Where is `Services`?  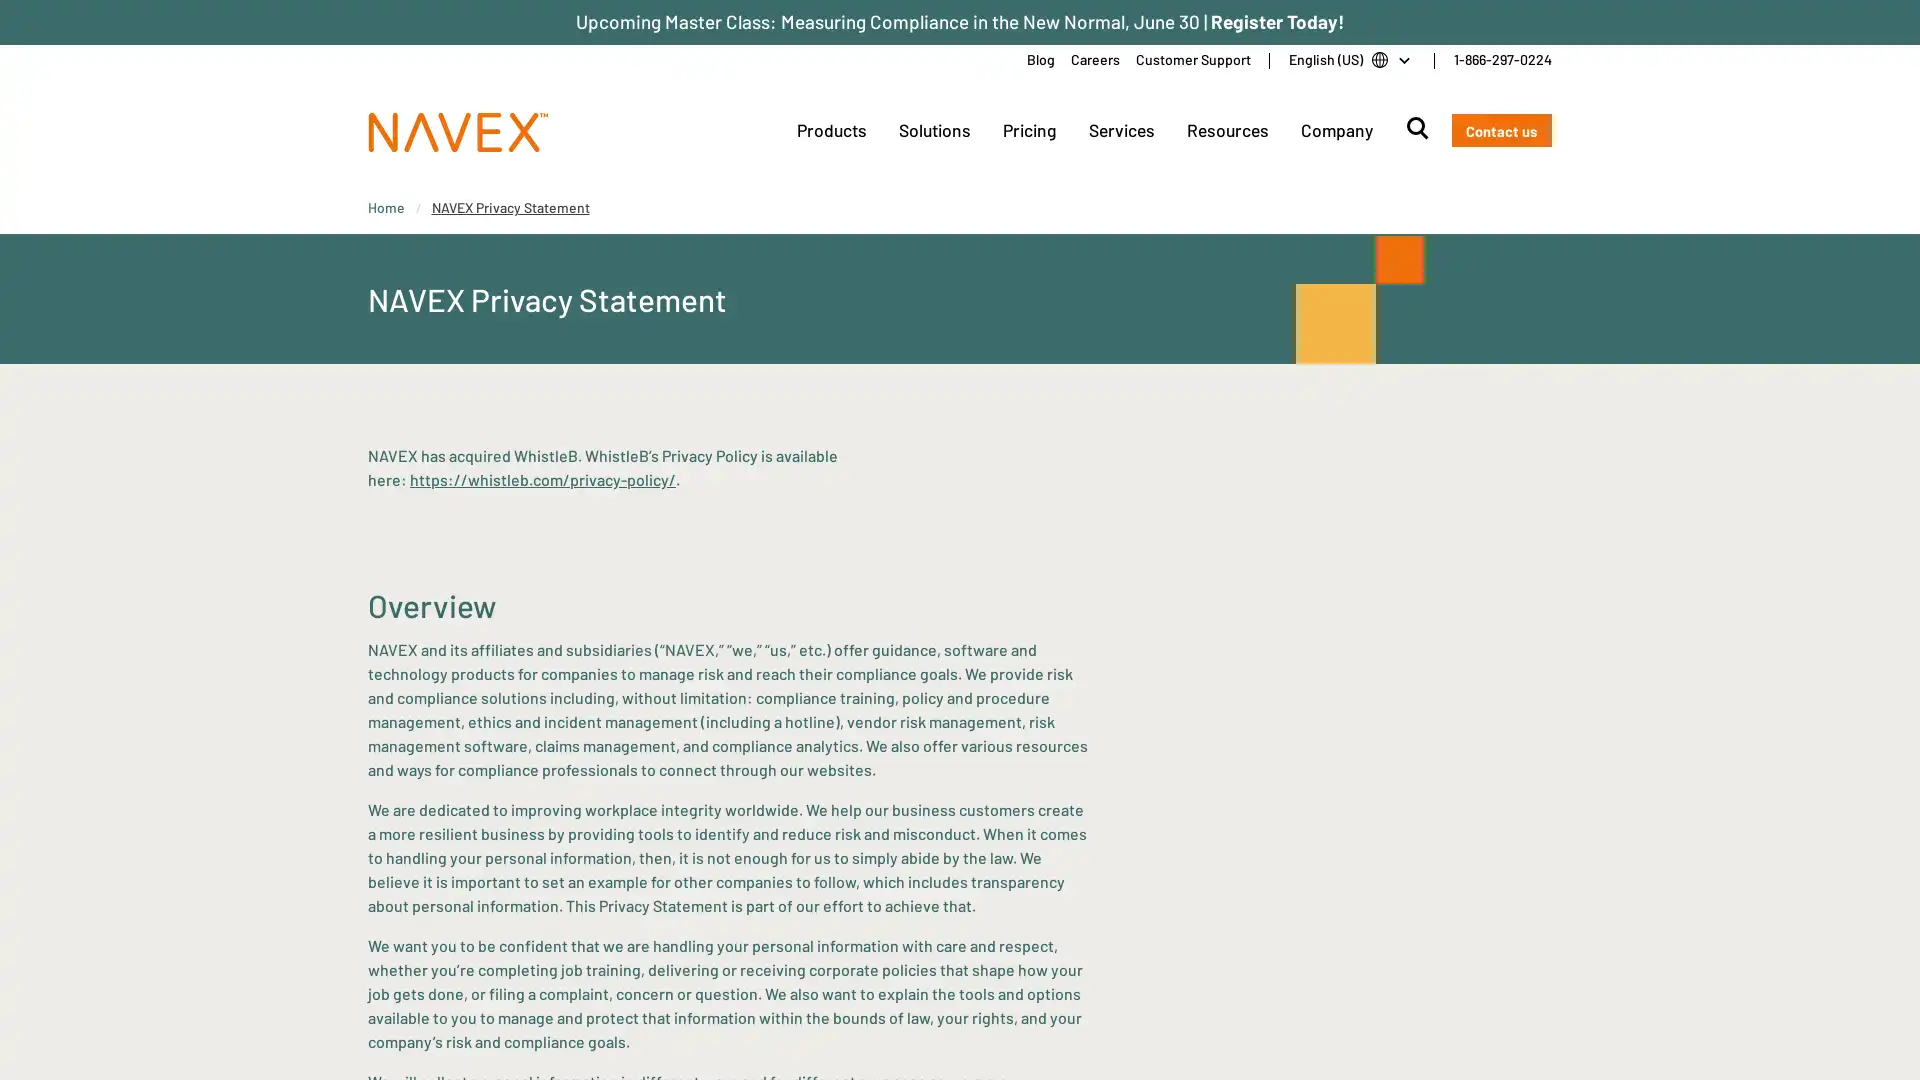 Services is located at coordinates (1121, 130).